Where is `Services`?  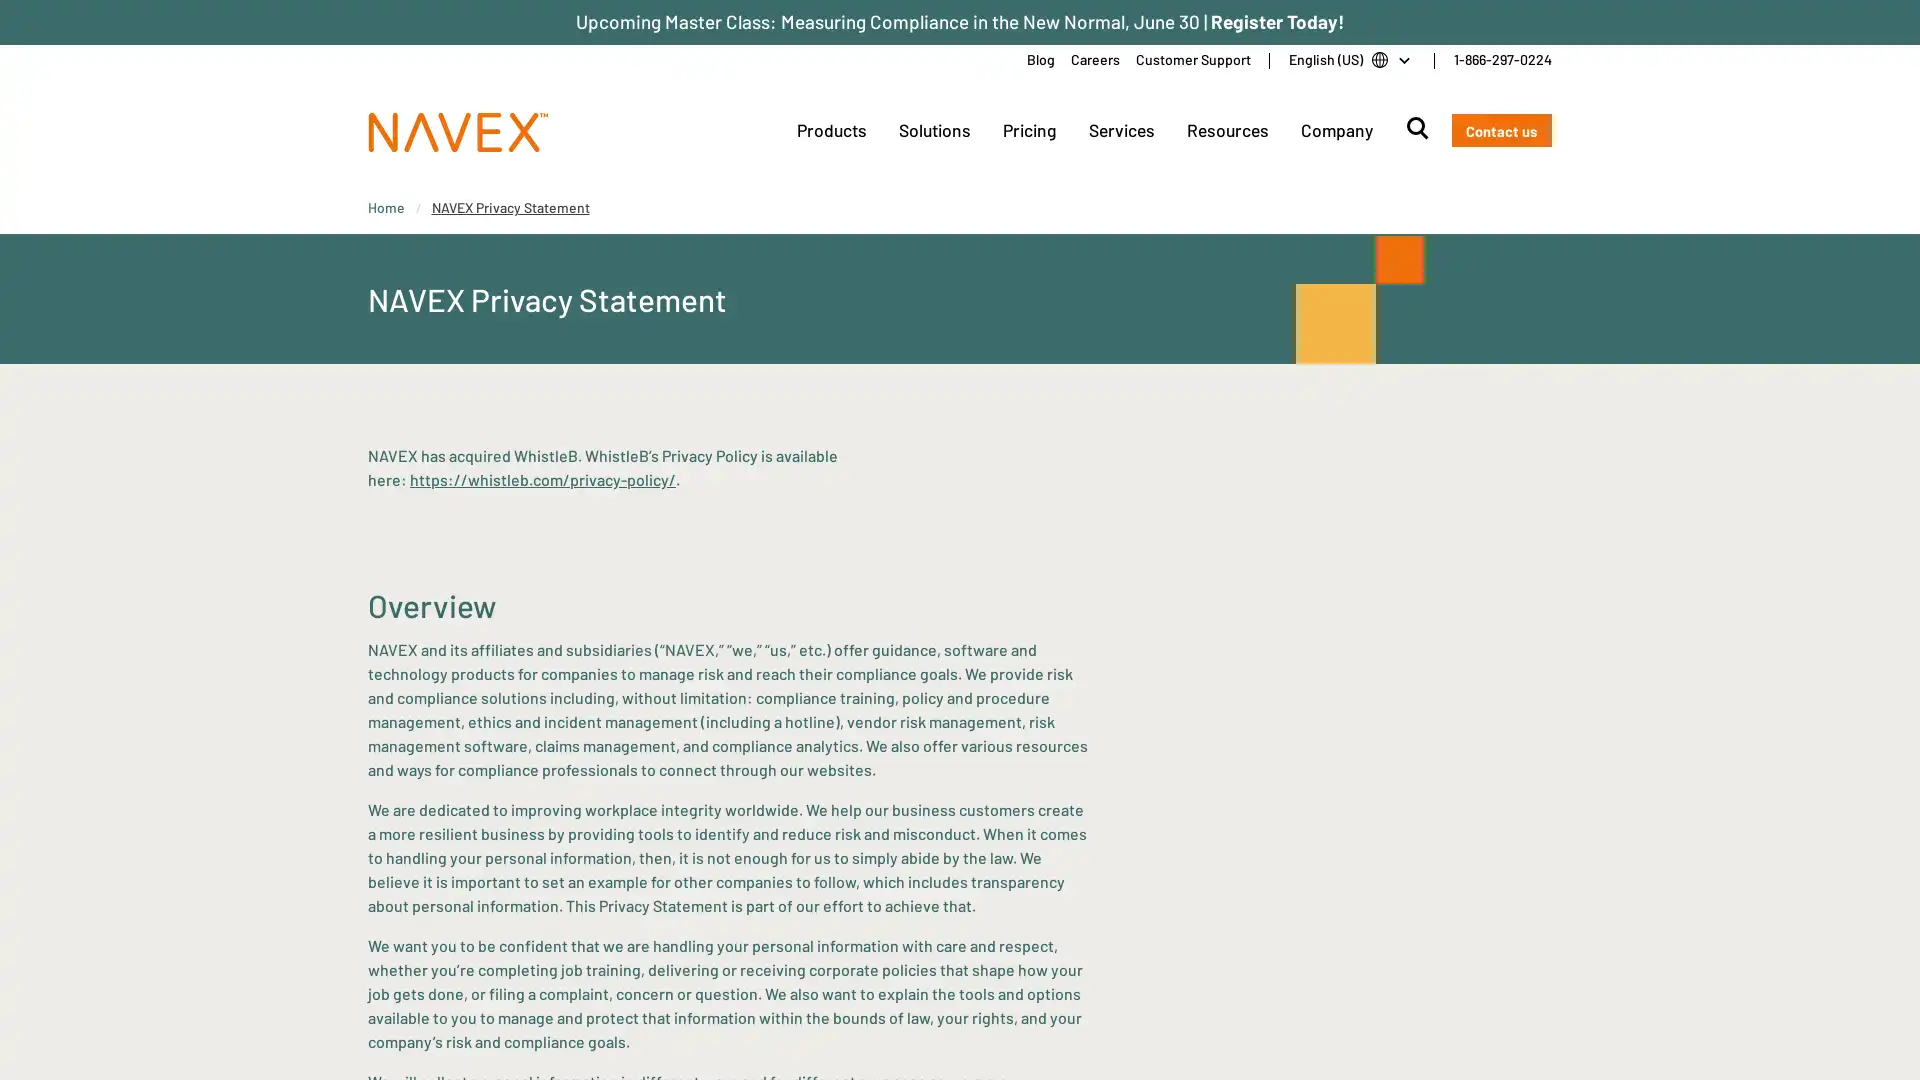 Services is located at coordinates (1121, 130).